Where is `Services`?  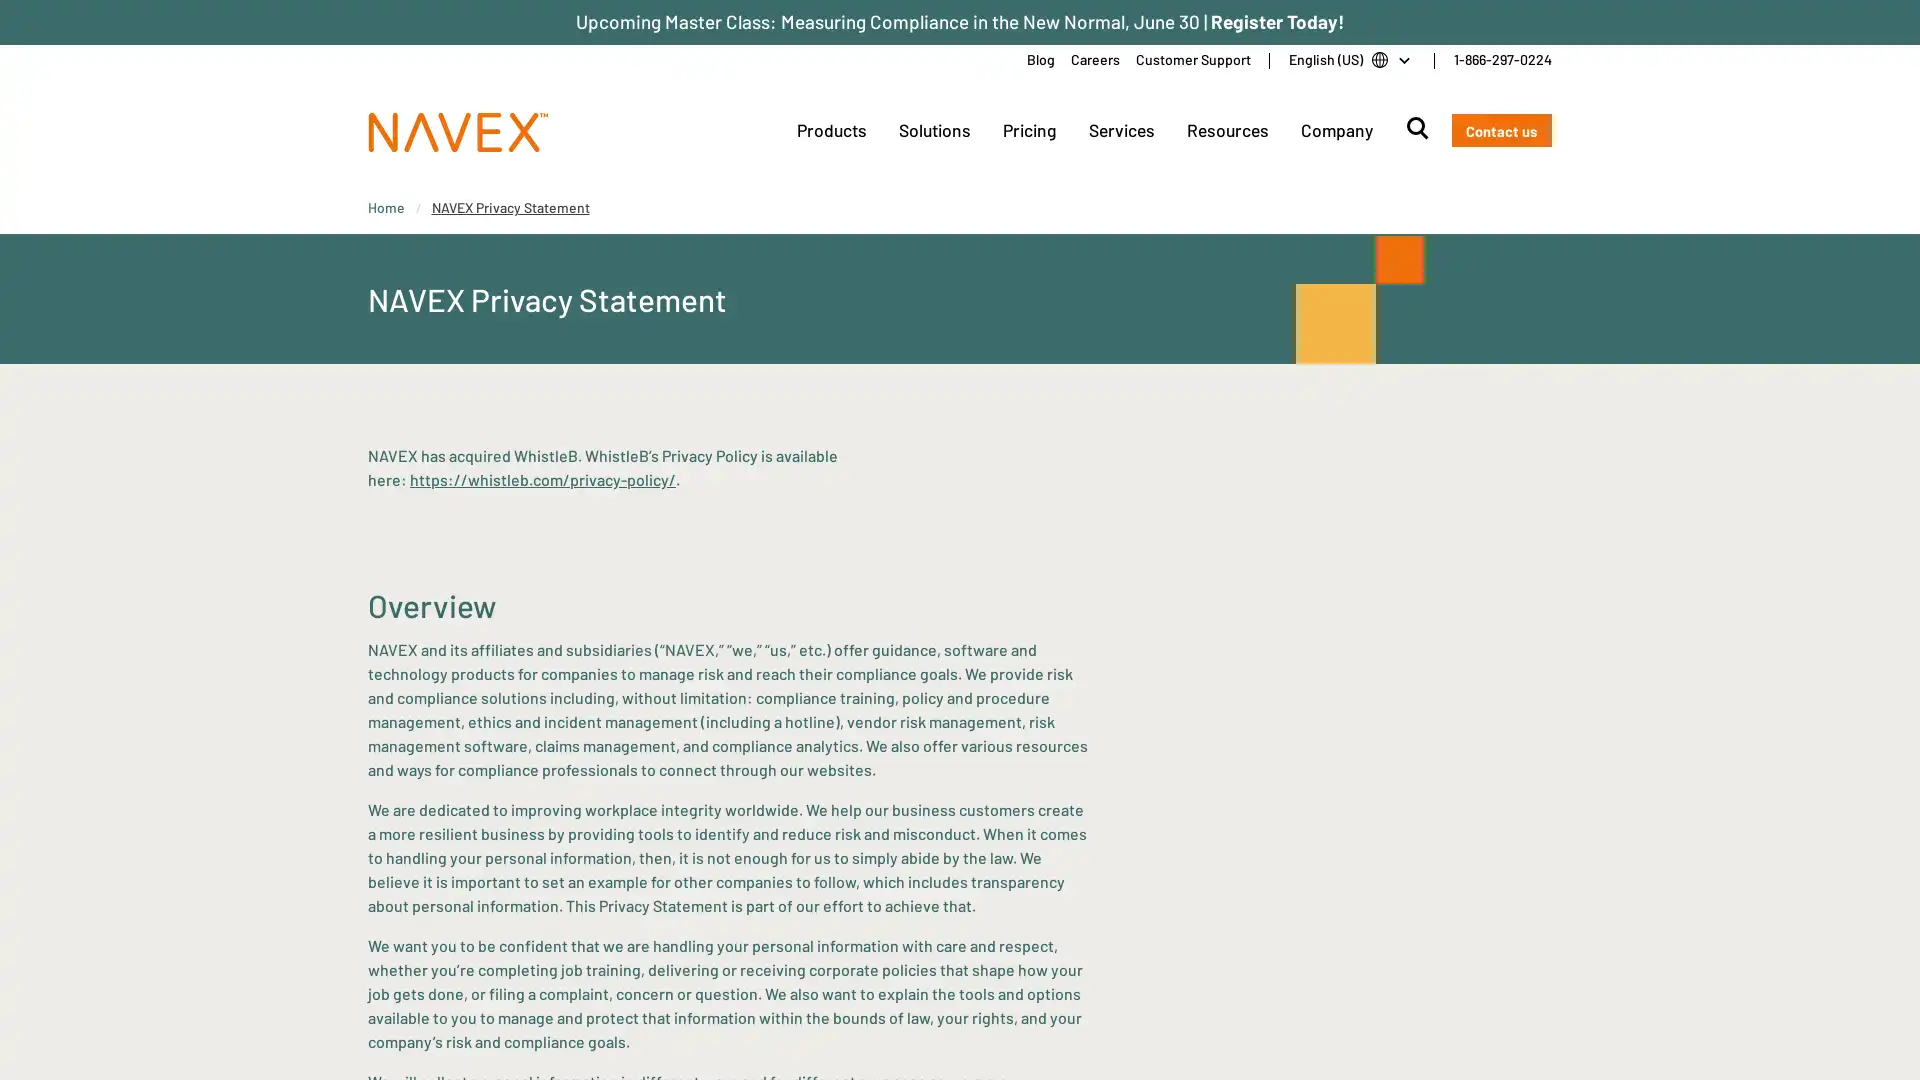 Services is located at coordinates (1121, 130).